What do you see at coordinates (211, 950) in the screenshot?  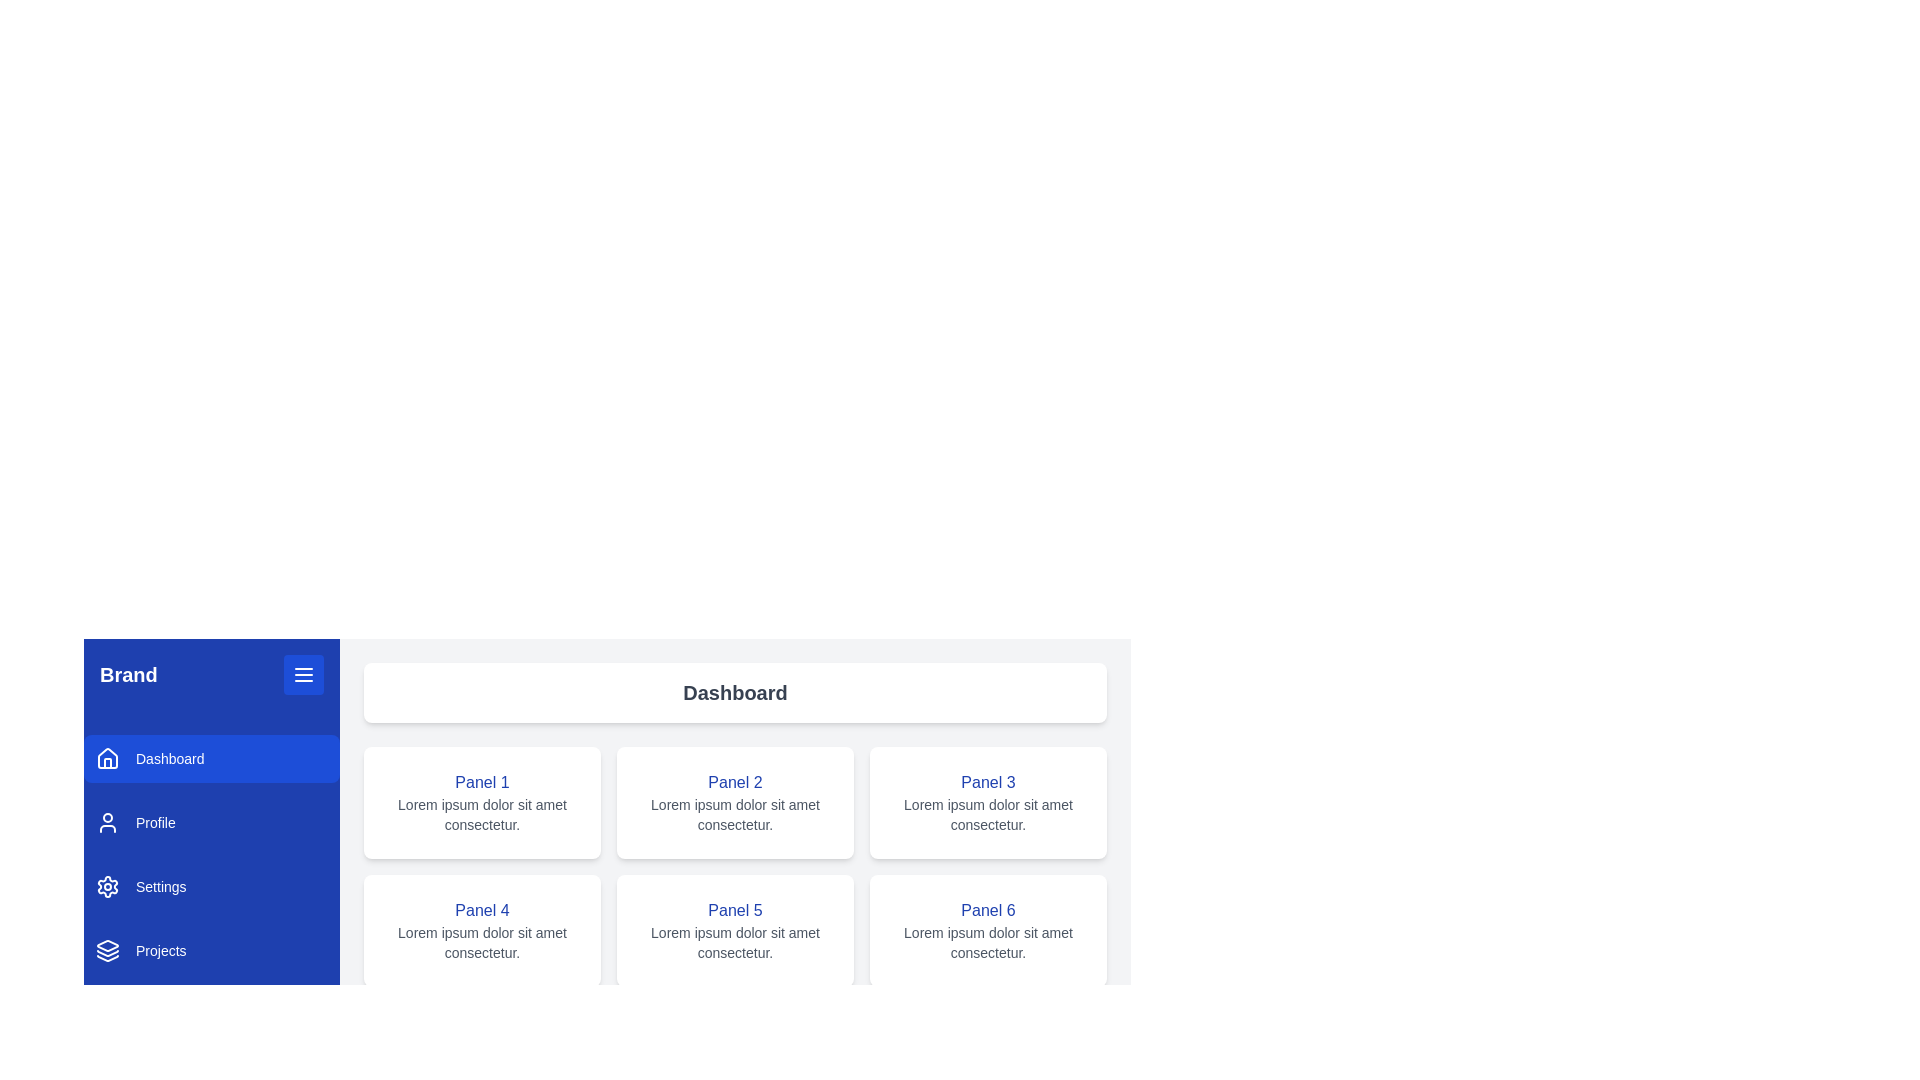 I see `the 'Projects' menu item in the vertical navigation menu, which is the fourth item after 'Settings' and is highlighted with a blue background and a notification dot` at bounding box center [211, 950].